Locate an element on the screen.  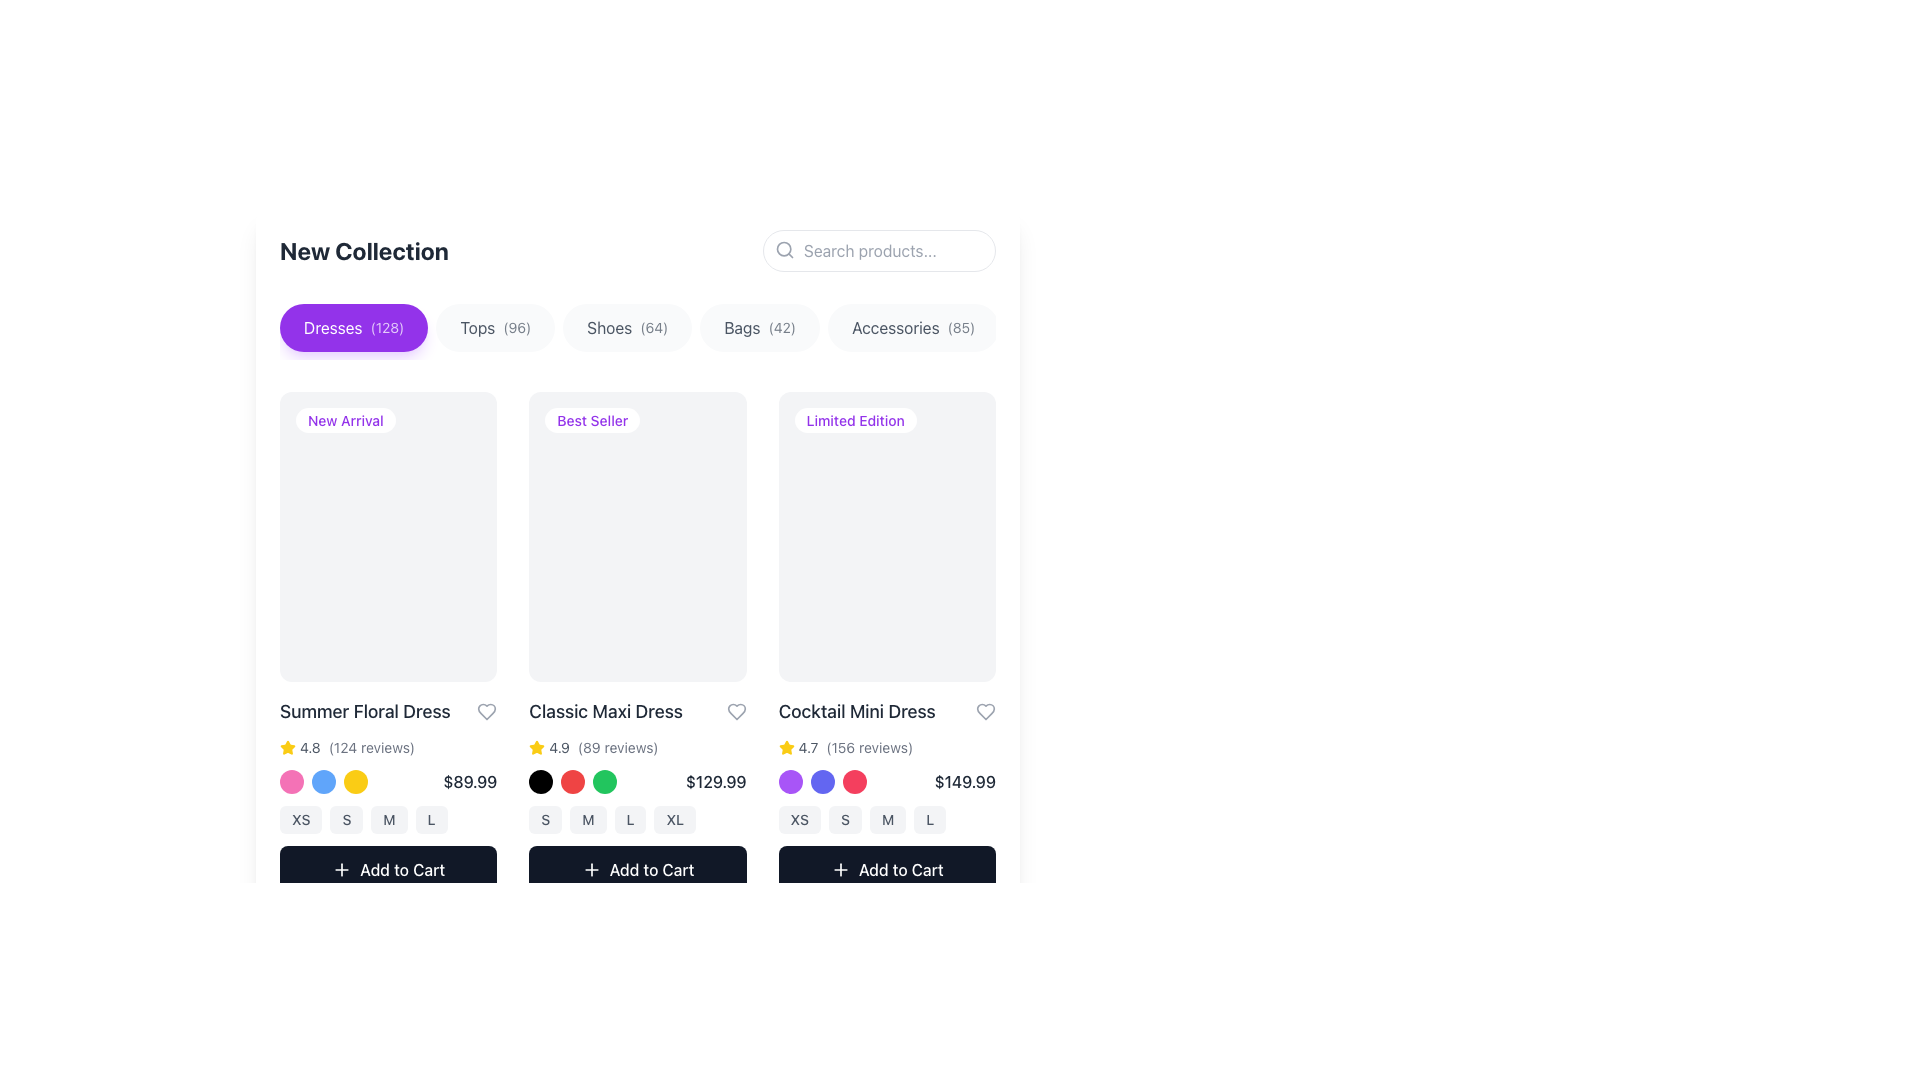
the button to add 'Summer Floral Dress' to the shopping cart, located in the bottom section of the card below the size options is located at coordinates (388, 868).